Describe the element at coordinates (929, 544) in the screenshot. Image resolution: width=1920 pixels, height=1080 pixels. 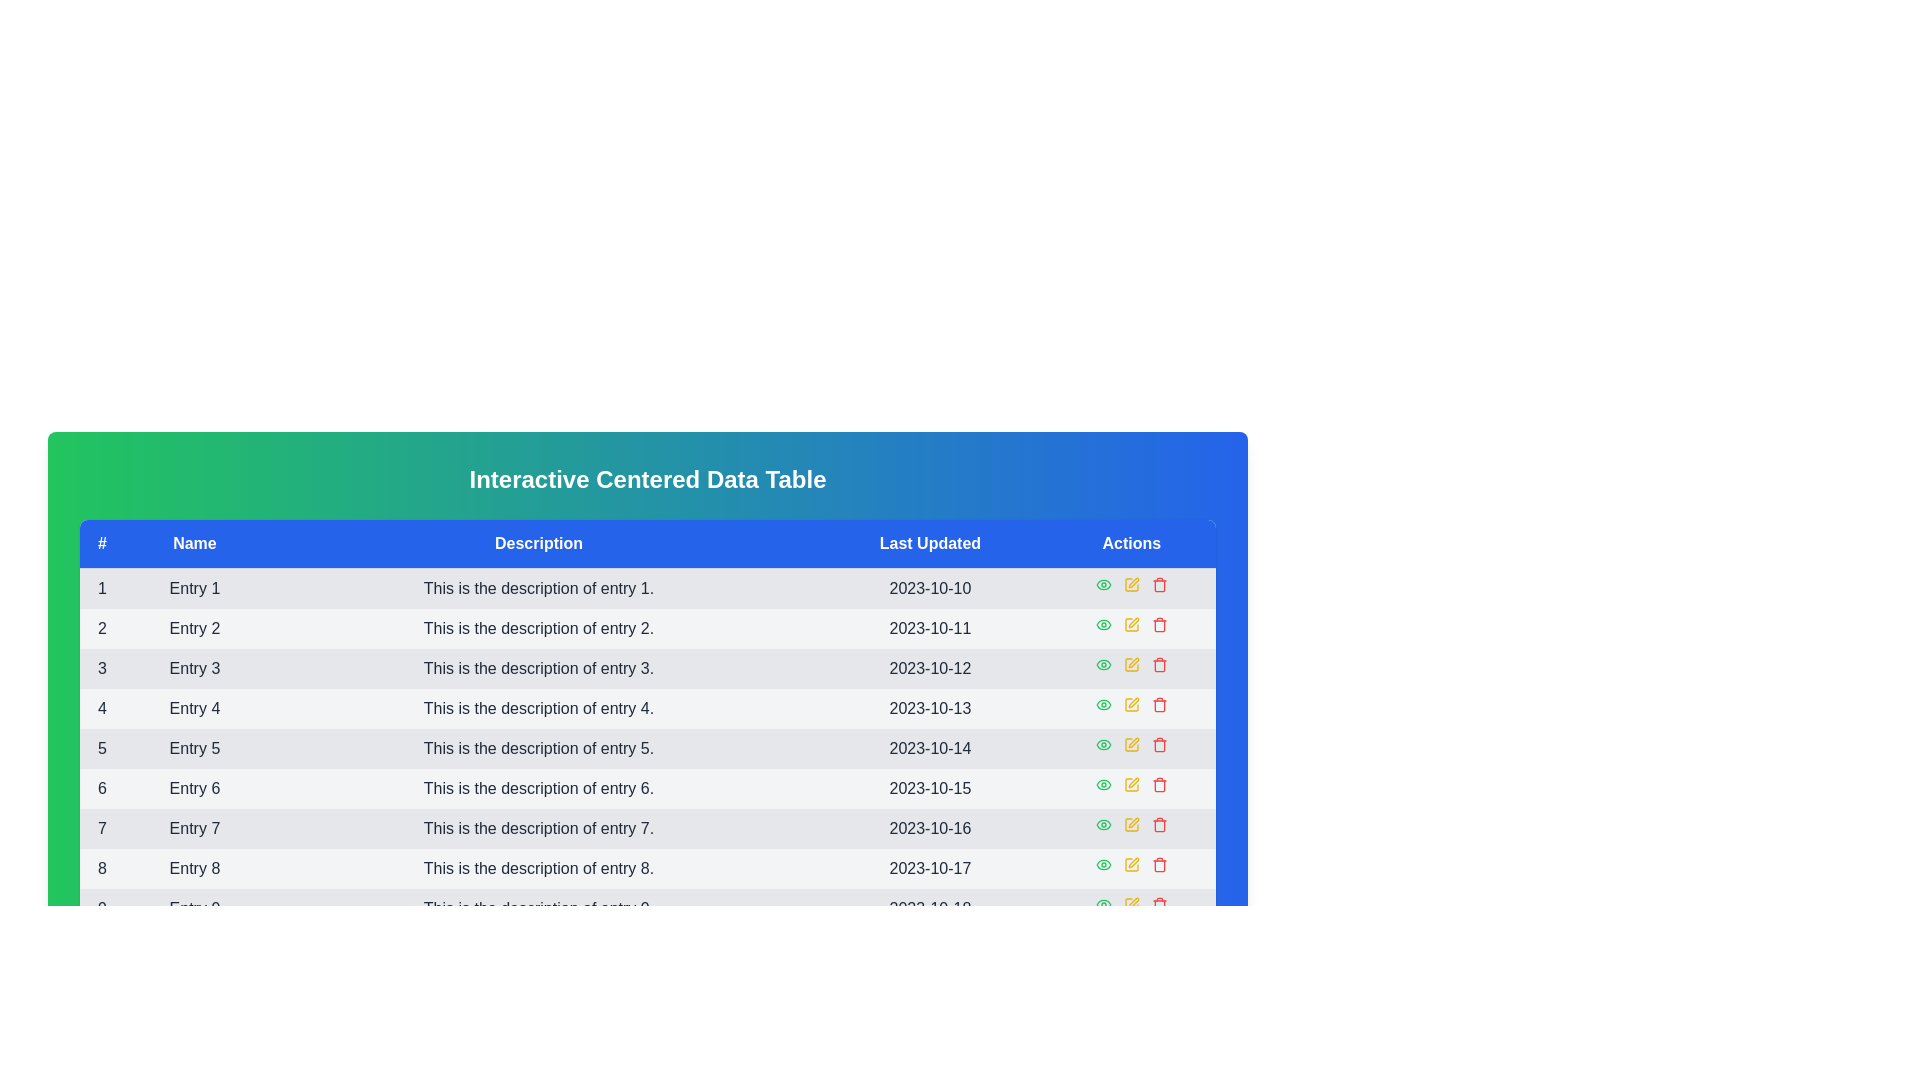
I see `the column header to sort the data by Last Updated` at that location.